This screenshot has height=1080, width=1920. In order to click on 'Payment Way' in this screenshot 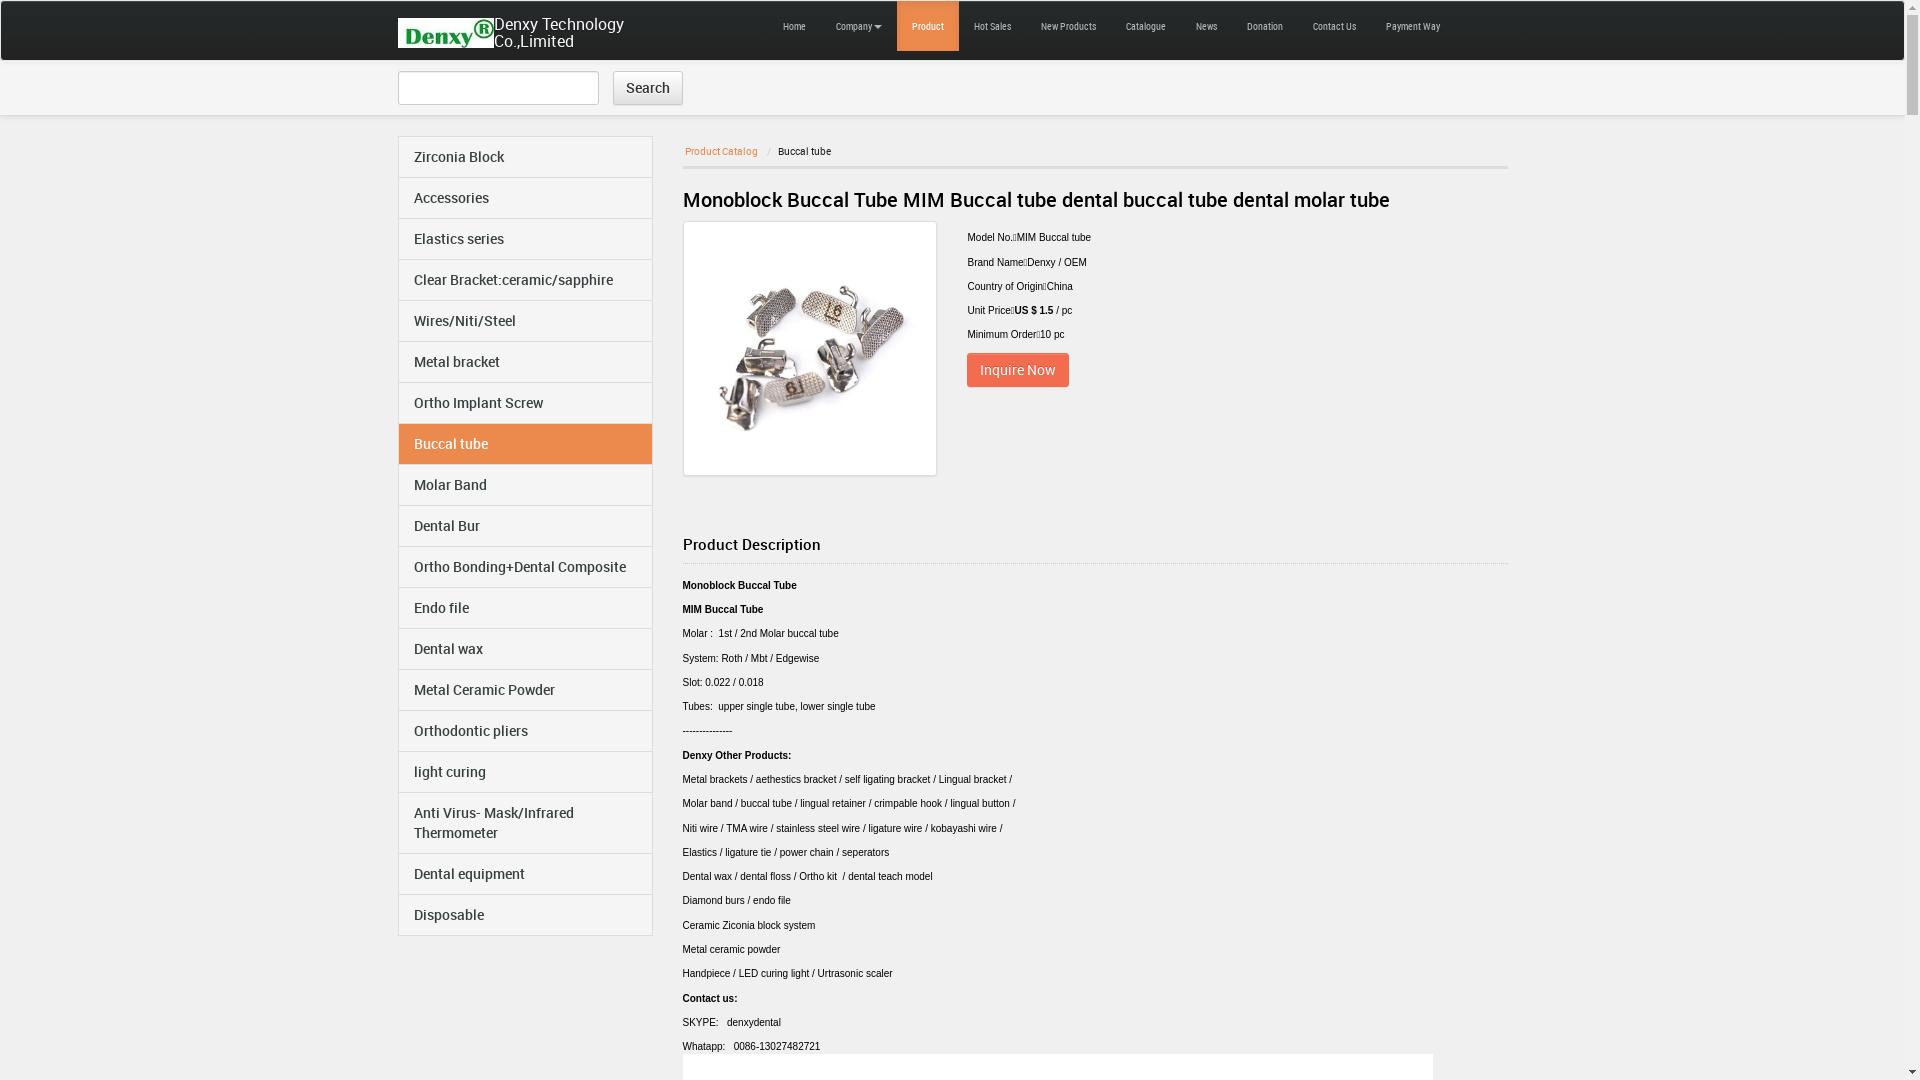, I will do `click(1410, 26)`.